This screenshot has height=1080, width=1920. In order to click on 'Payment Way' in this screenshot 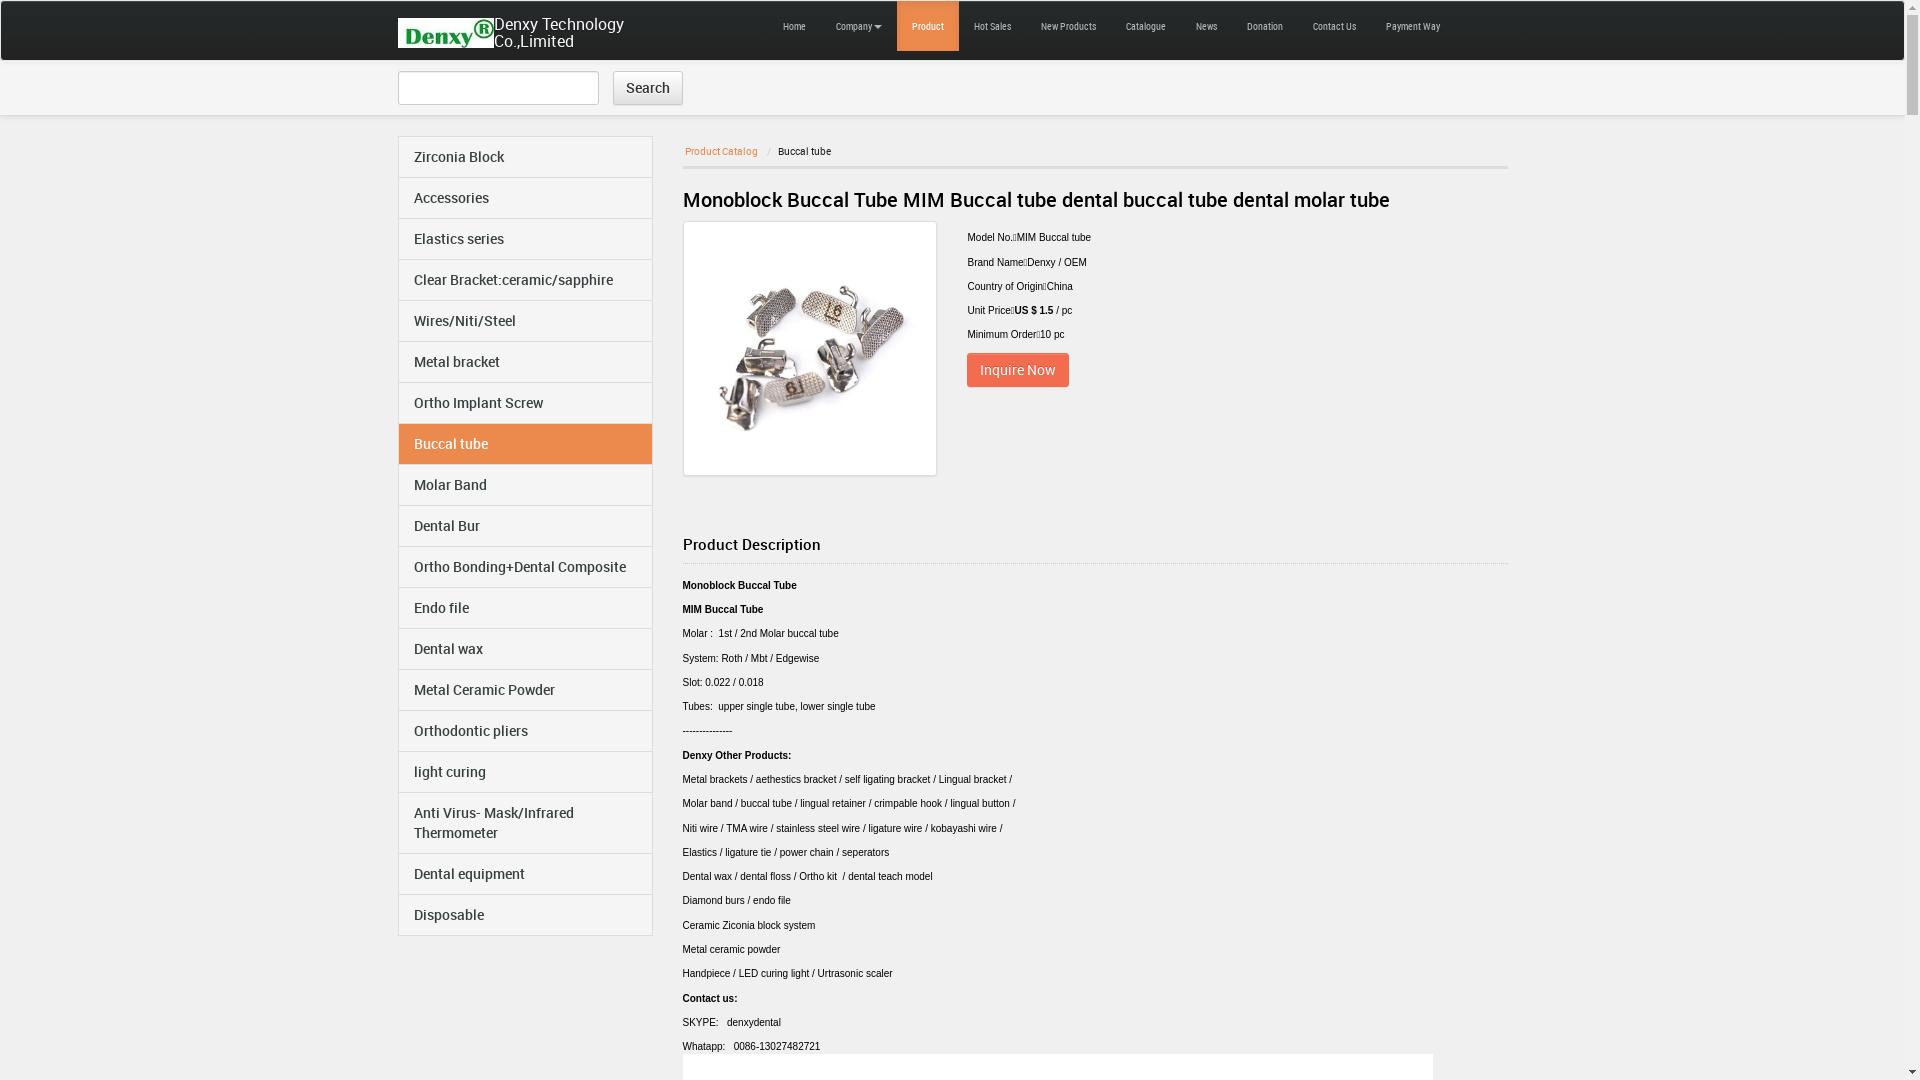, I will do `click(1410, 26)`.